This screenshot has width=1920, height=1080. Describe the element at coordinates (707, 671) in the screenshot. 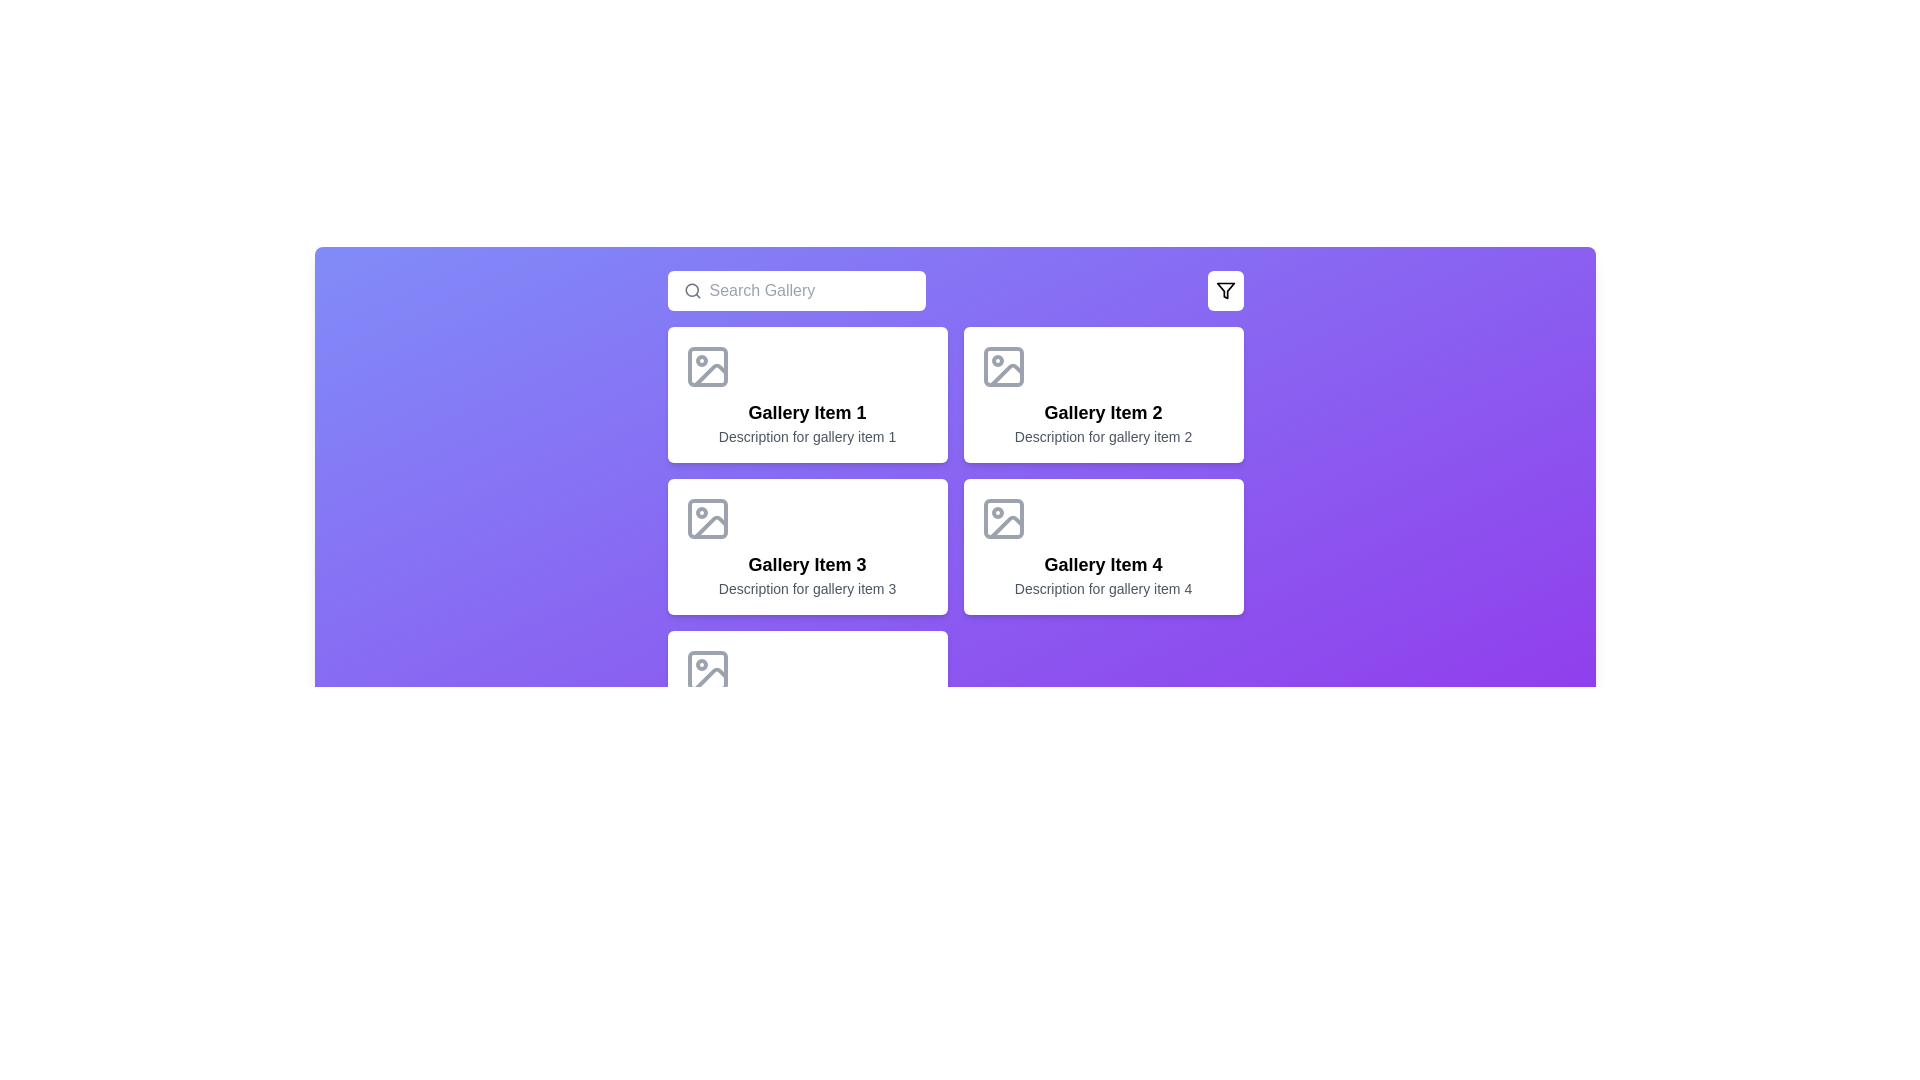

I see `the image placeholder icon located at the top of 'Gallery Item 5' in the gallery` at that location.